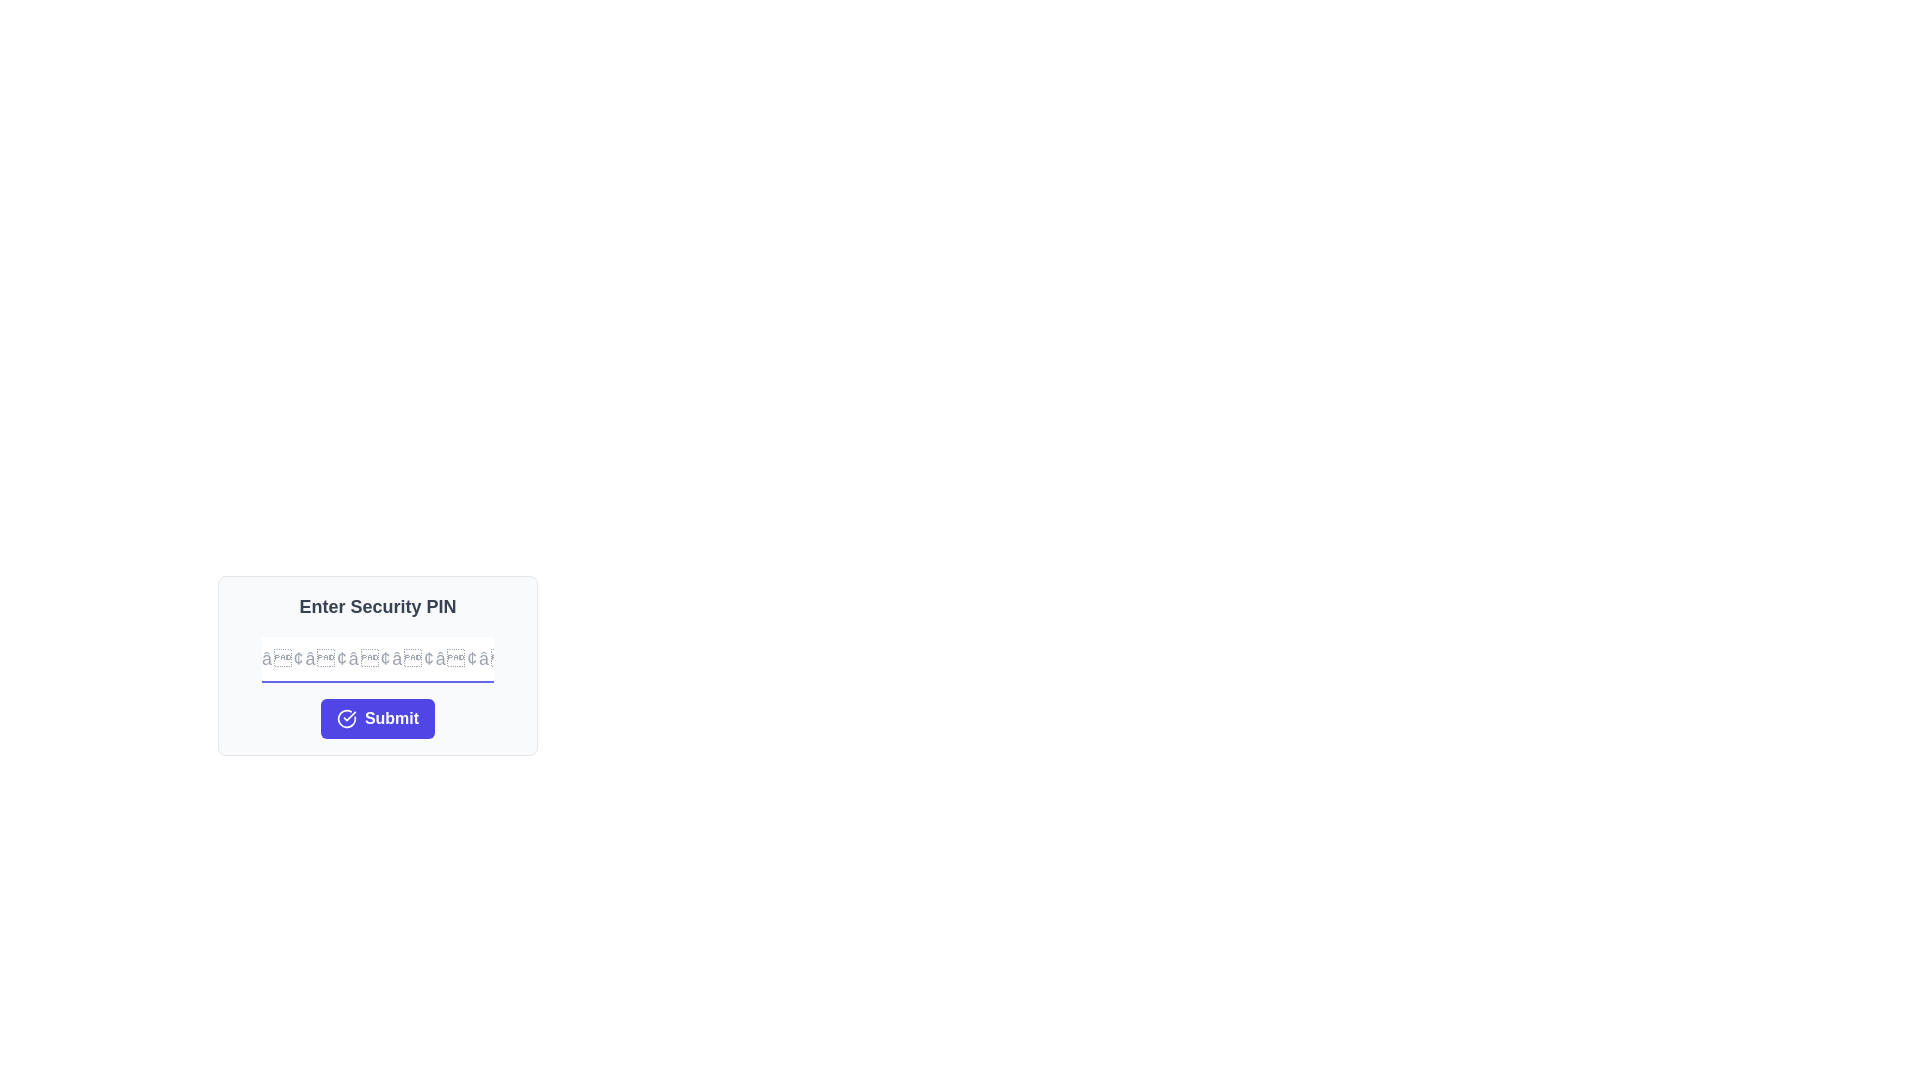 This screenshot has width=1920, height=1080. What do you see at coordinates (378, 605) in the screenshot?
I see `the Text Label that indicates the purpose of the form for entering a security PIN, which is centrally positioned at the top of the dialog box` at bounding box center [378, 605].